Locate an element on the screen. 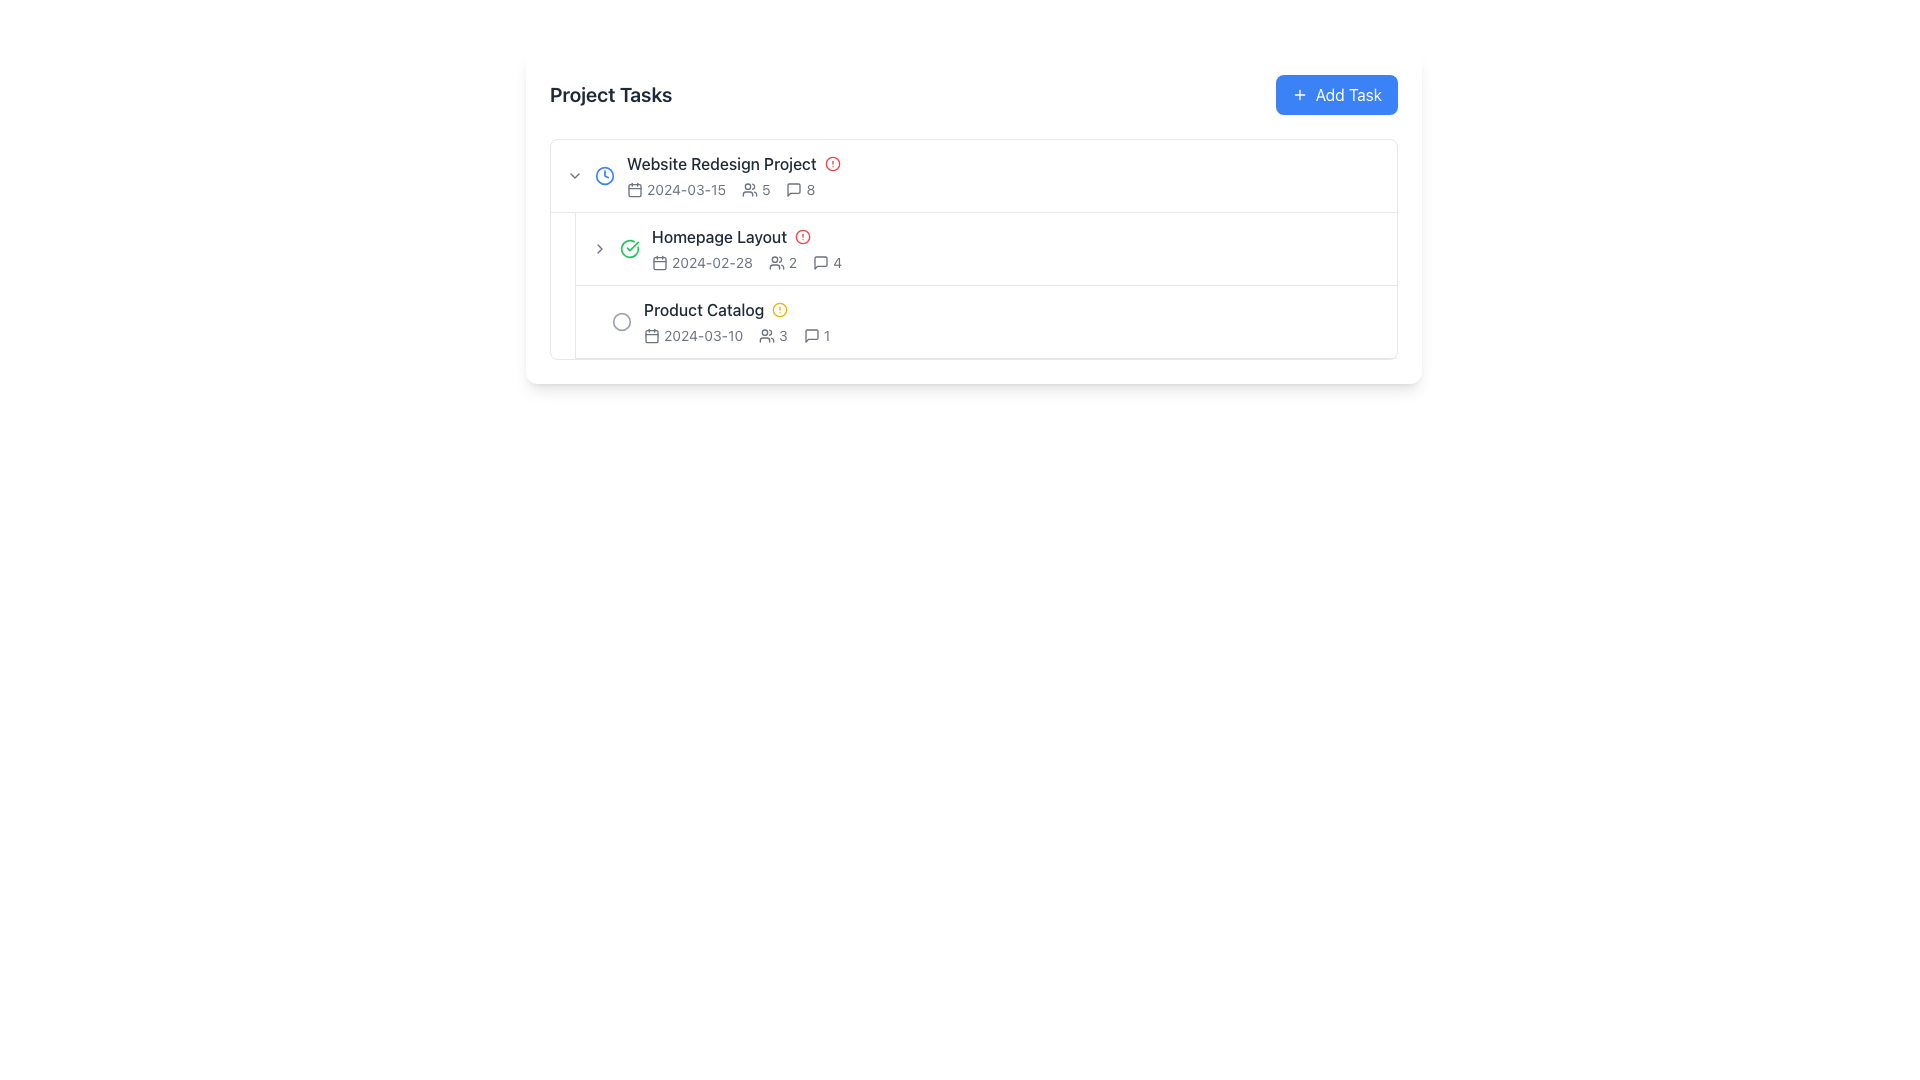 This screenshot has height=1080, width=1920. displayed number adjacent to the user icon in the task row labeled 'Homepage Layout' is located at coordinates (791, 261).